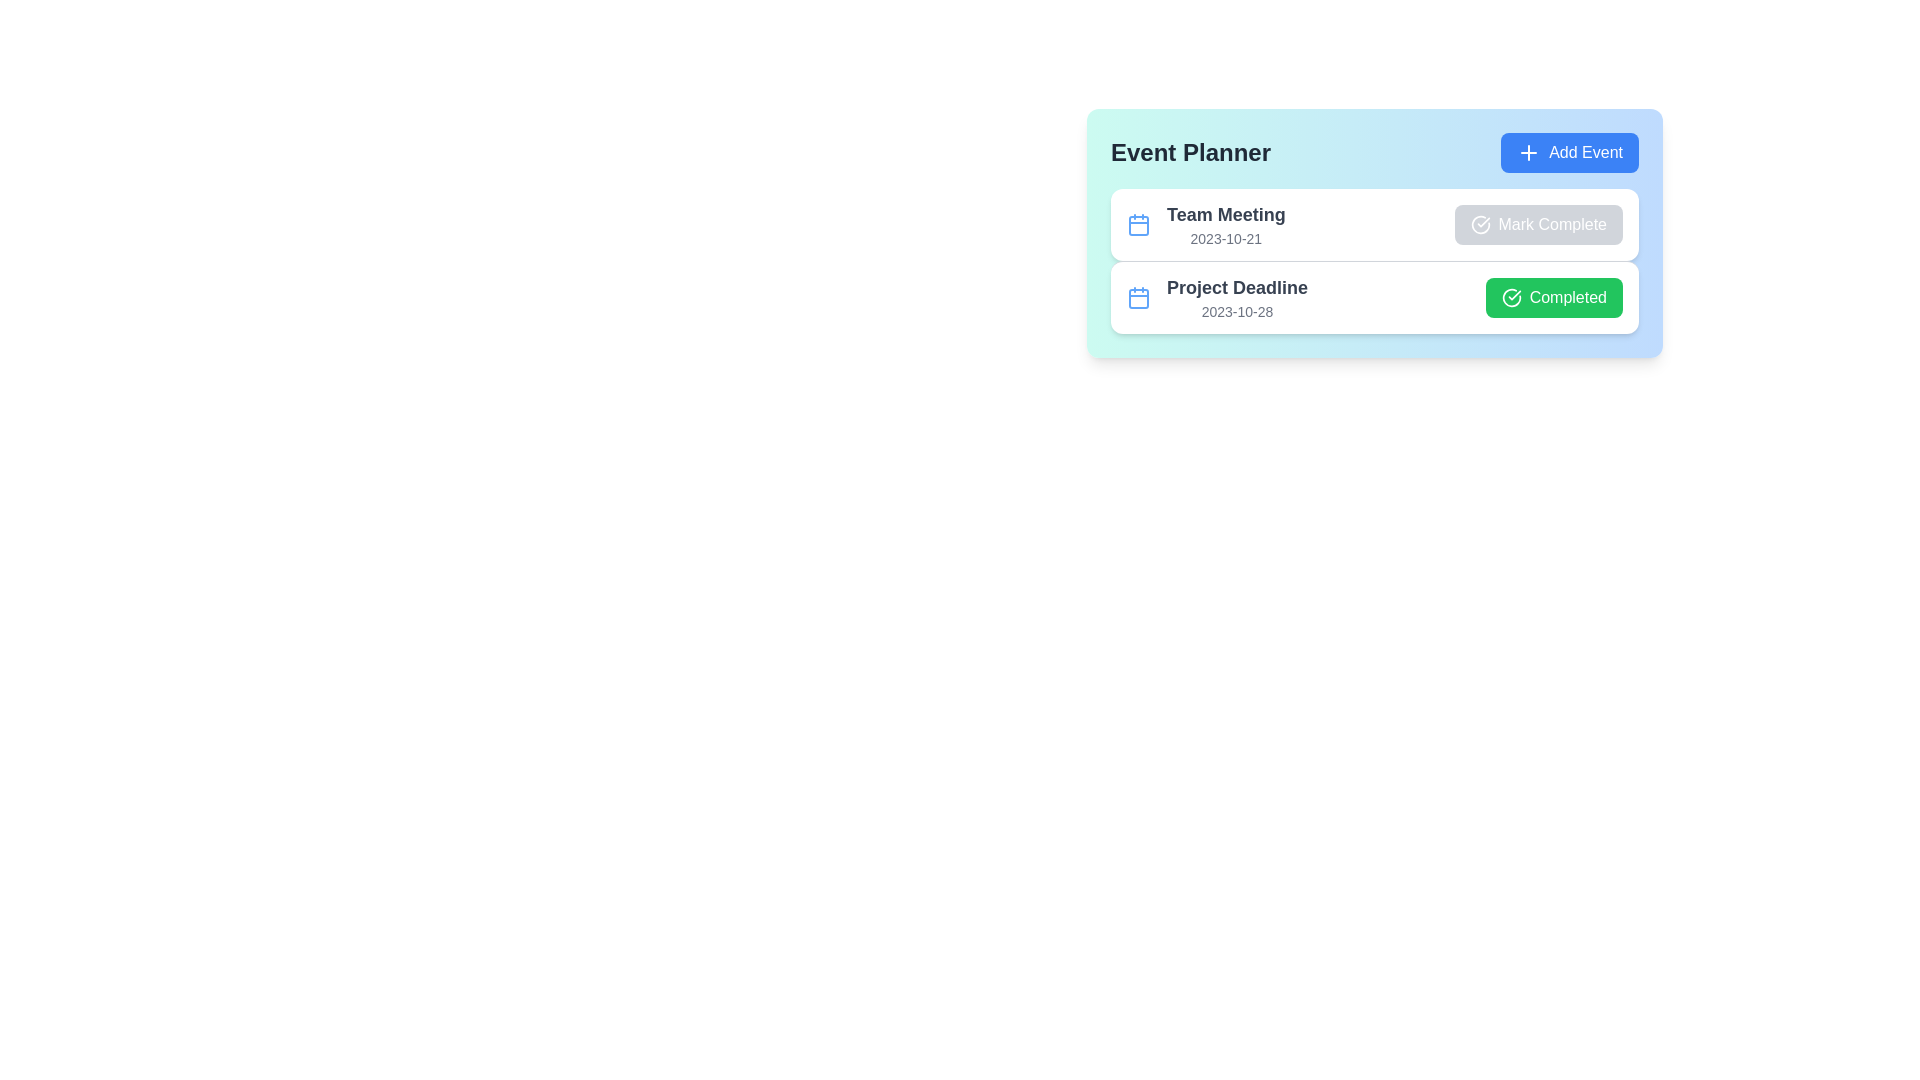  Describe the element at coordinates (1138, 224) in the screenshot. I see `the calendar icon for the event 'Team Meeting'` at that location.